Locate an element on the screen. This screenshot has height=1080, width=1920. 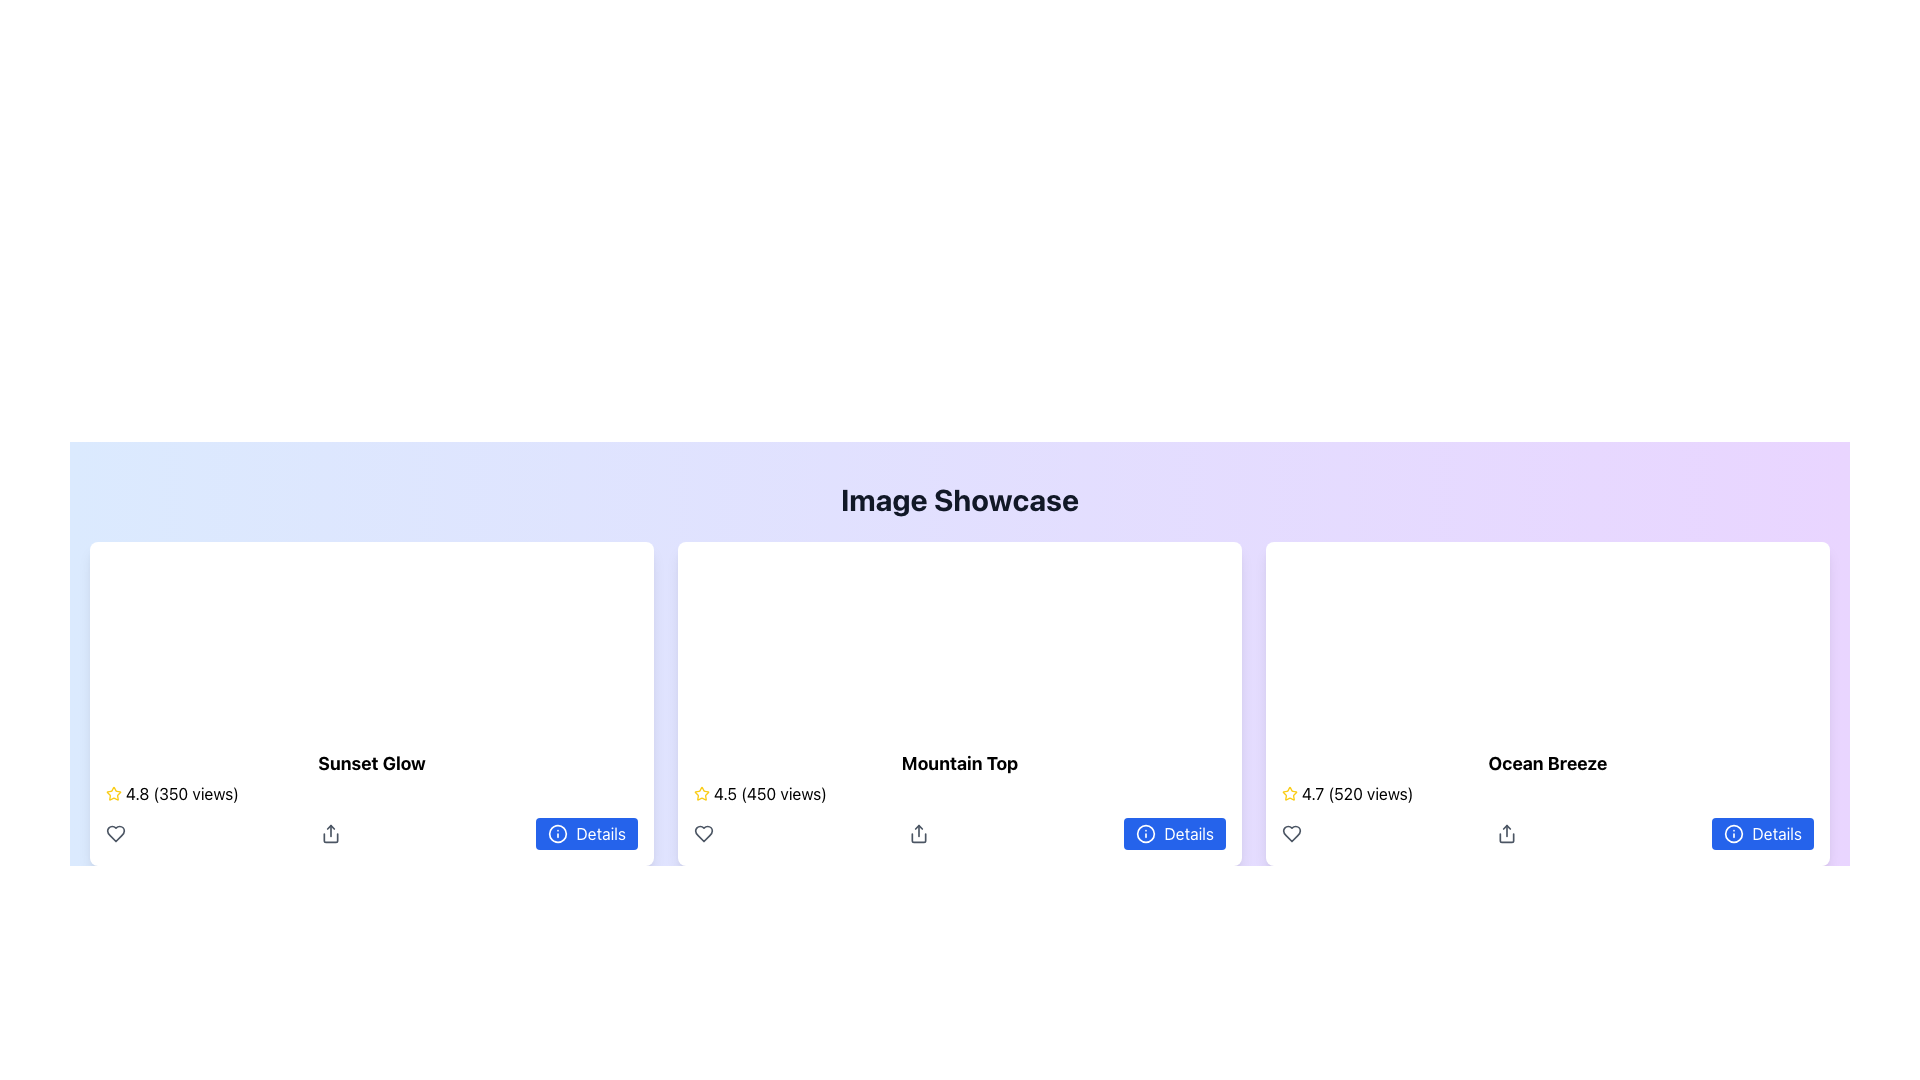
the text label reading 'Ocean Breeze', which is positioned at the top center of the card interface in the third column of the grid layout is located at coordinates (1547, 763).